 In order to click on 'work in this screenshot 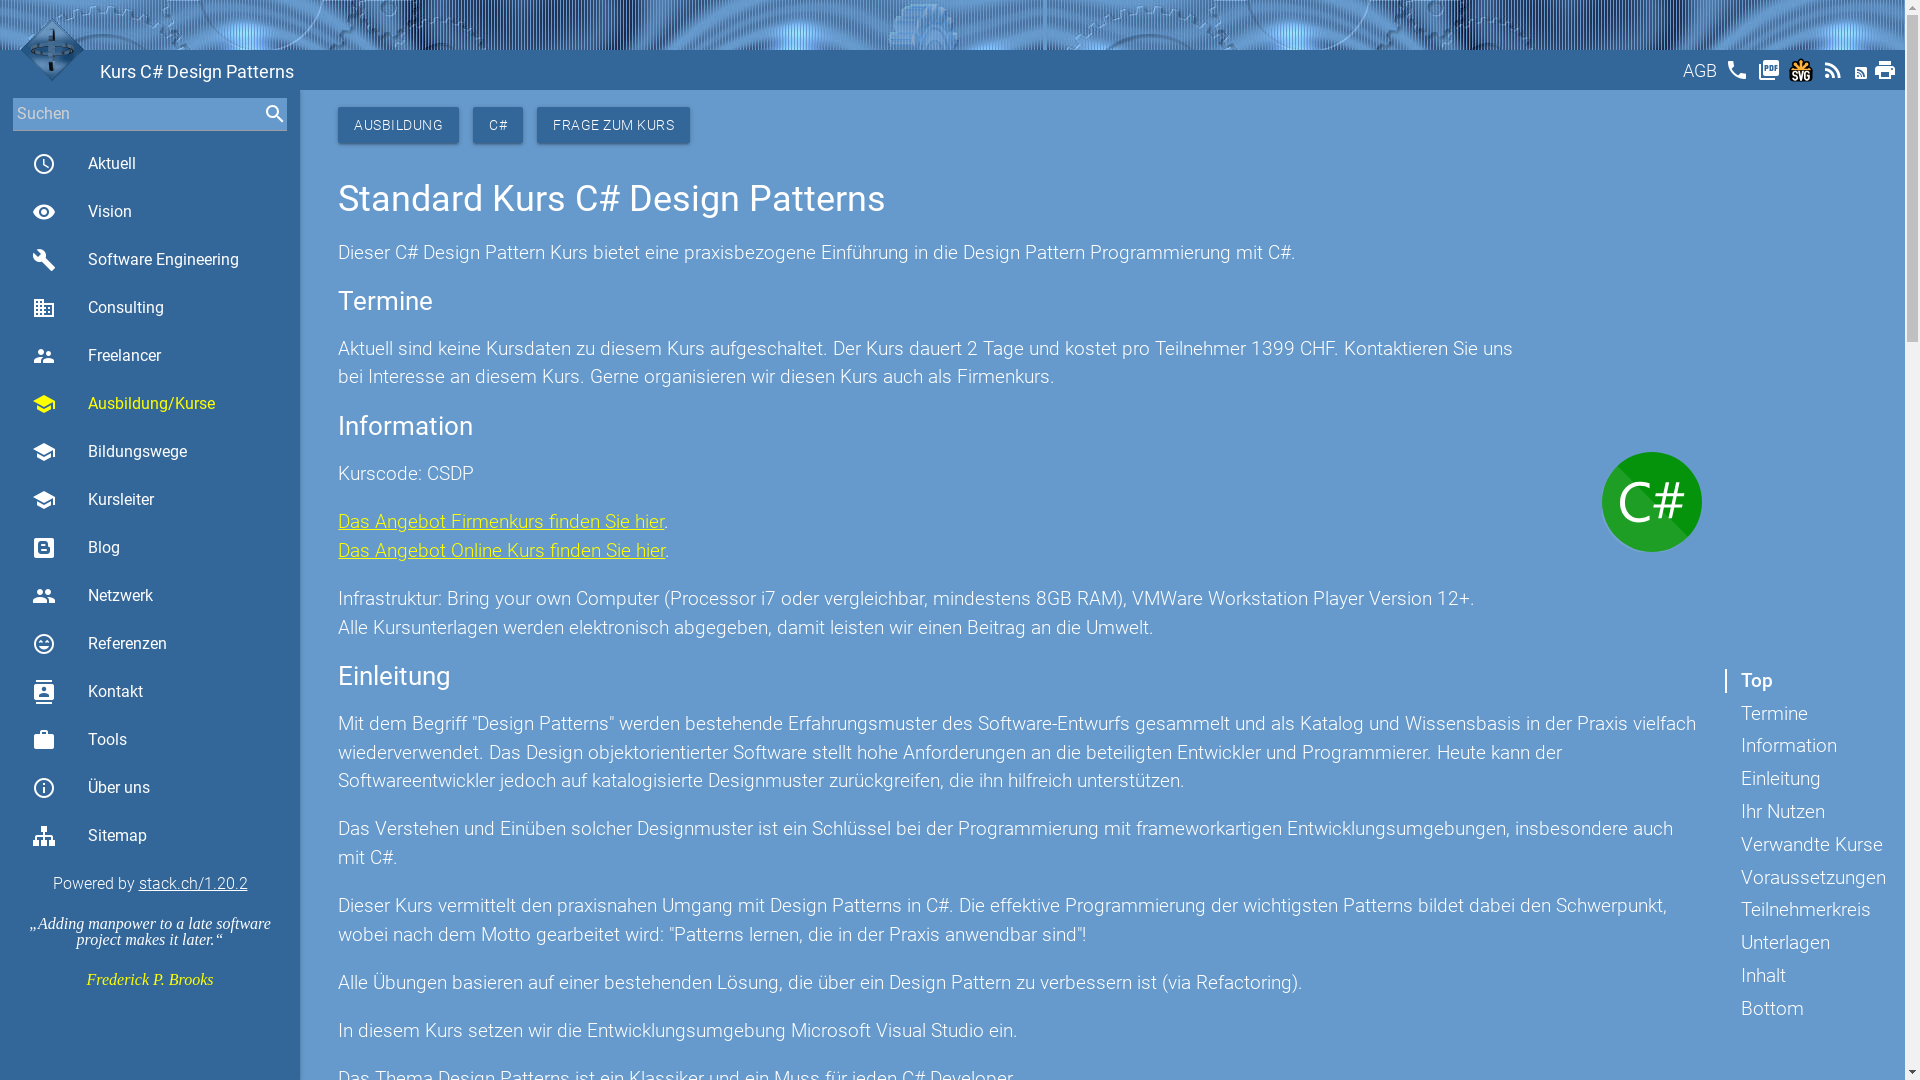, I will do `click(148, 740)`.